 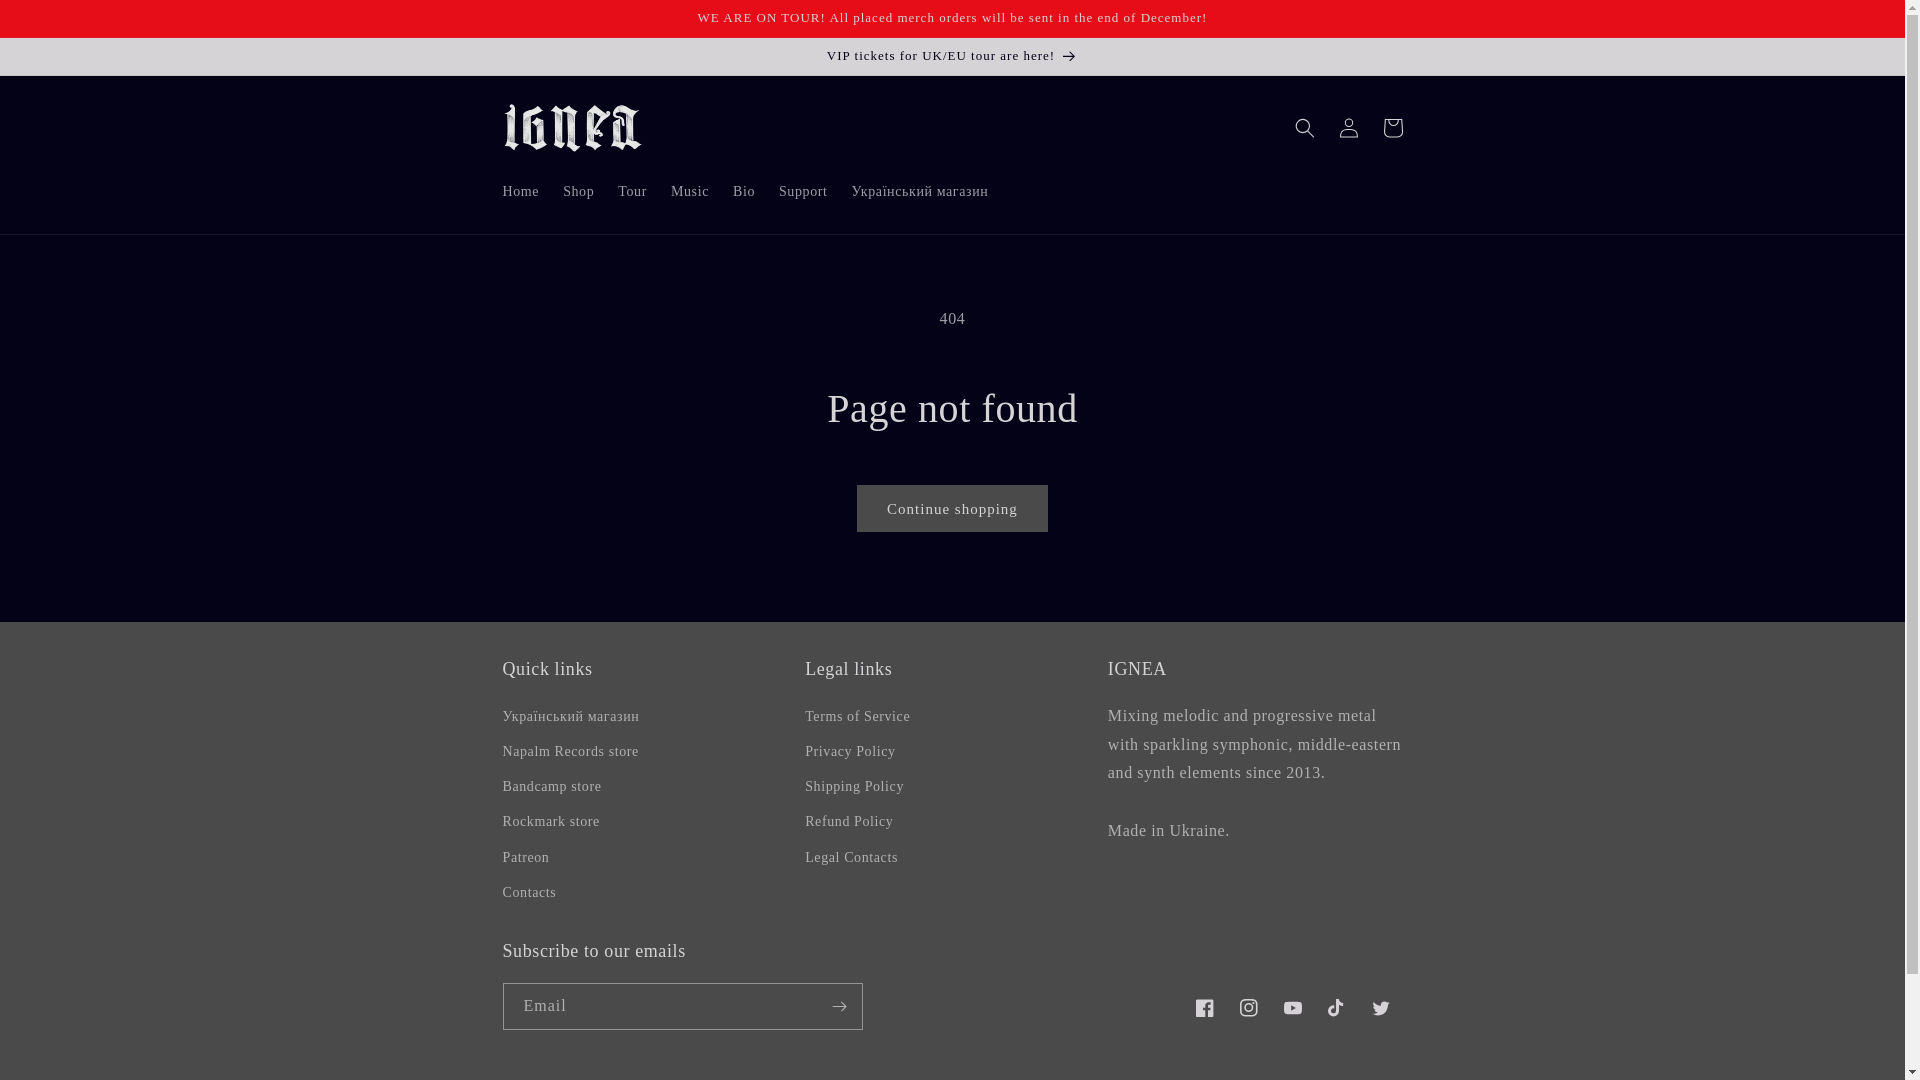 What do you see at coordinates (569, 751) in the screenshot?
I see `'Napalm Records store'` at bounding box center [569, 751].